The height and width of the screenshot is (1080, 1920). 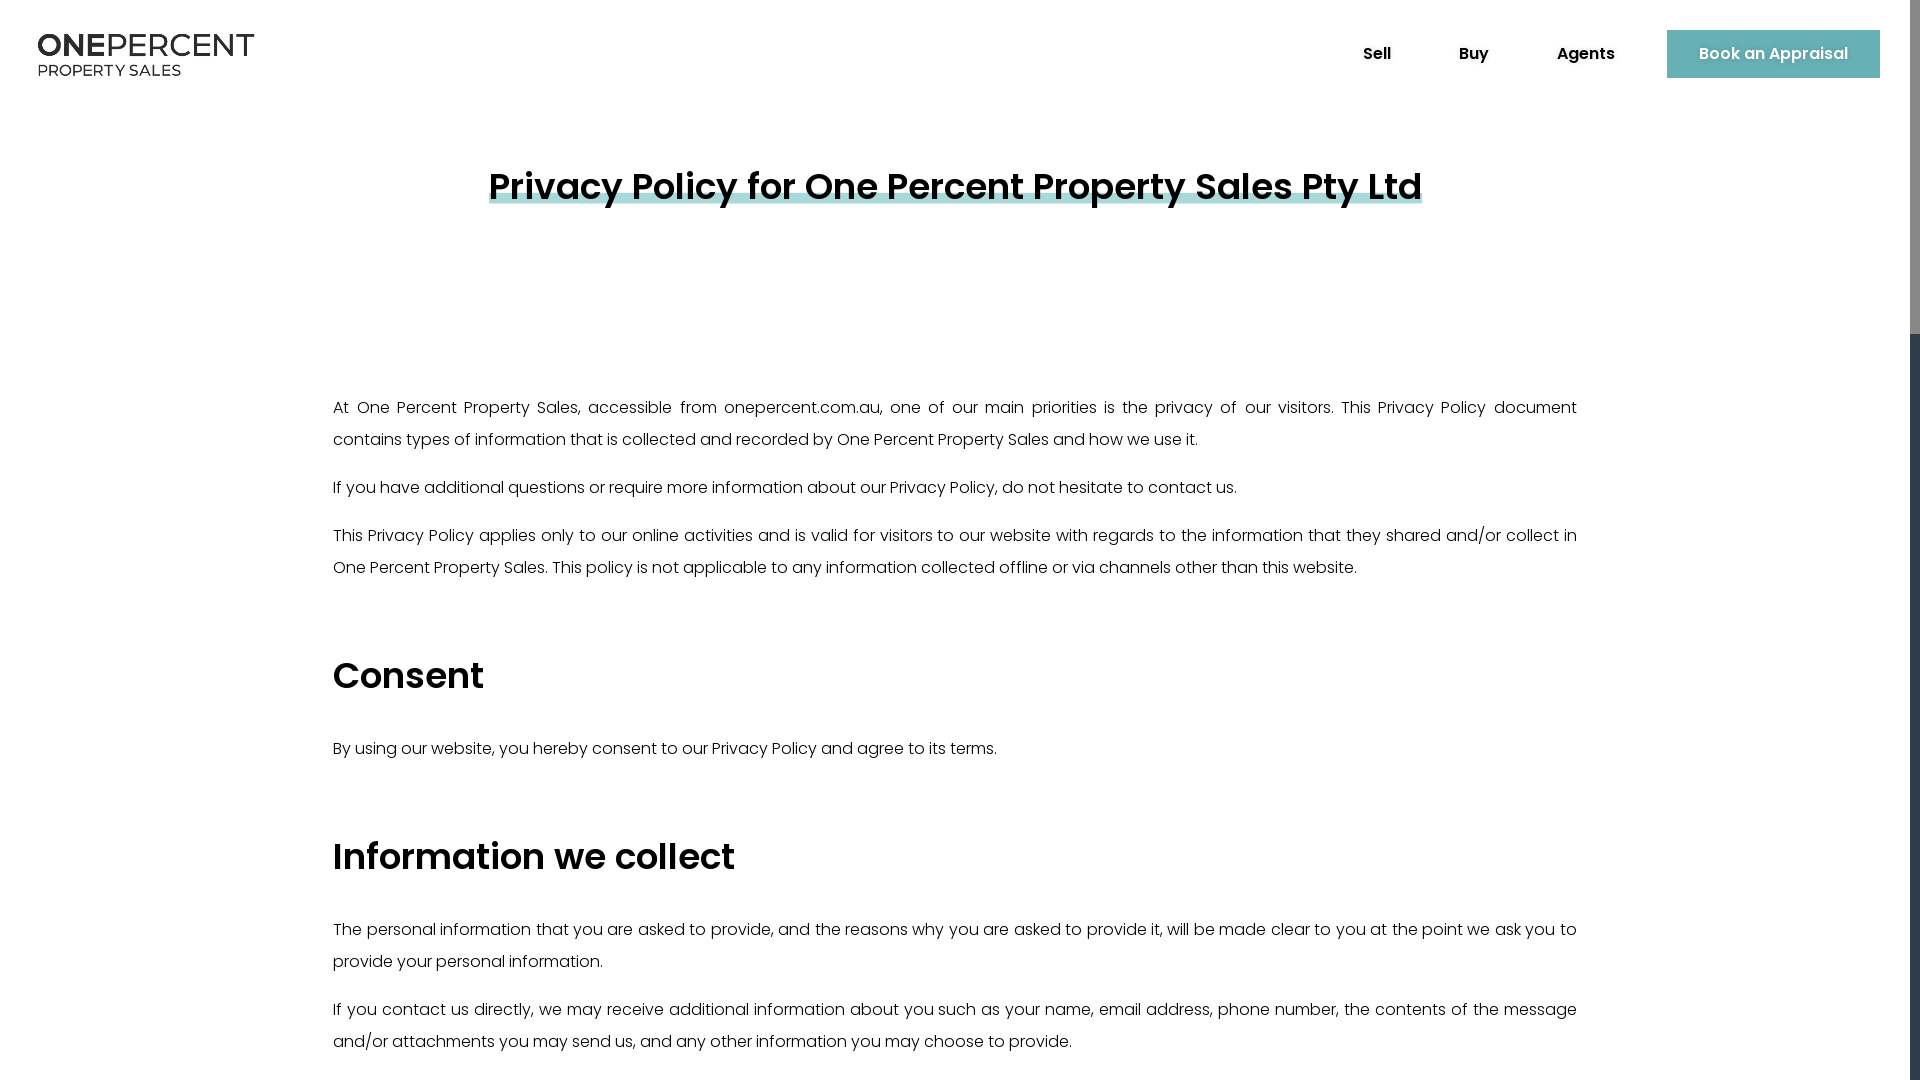 What do you see at coordinates (1666, 53) in the screenshot?
I see `'Book an Appraisal'` at bounding box center [1666, 53].